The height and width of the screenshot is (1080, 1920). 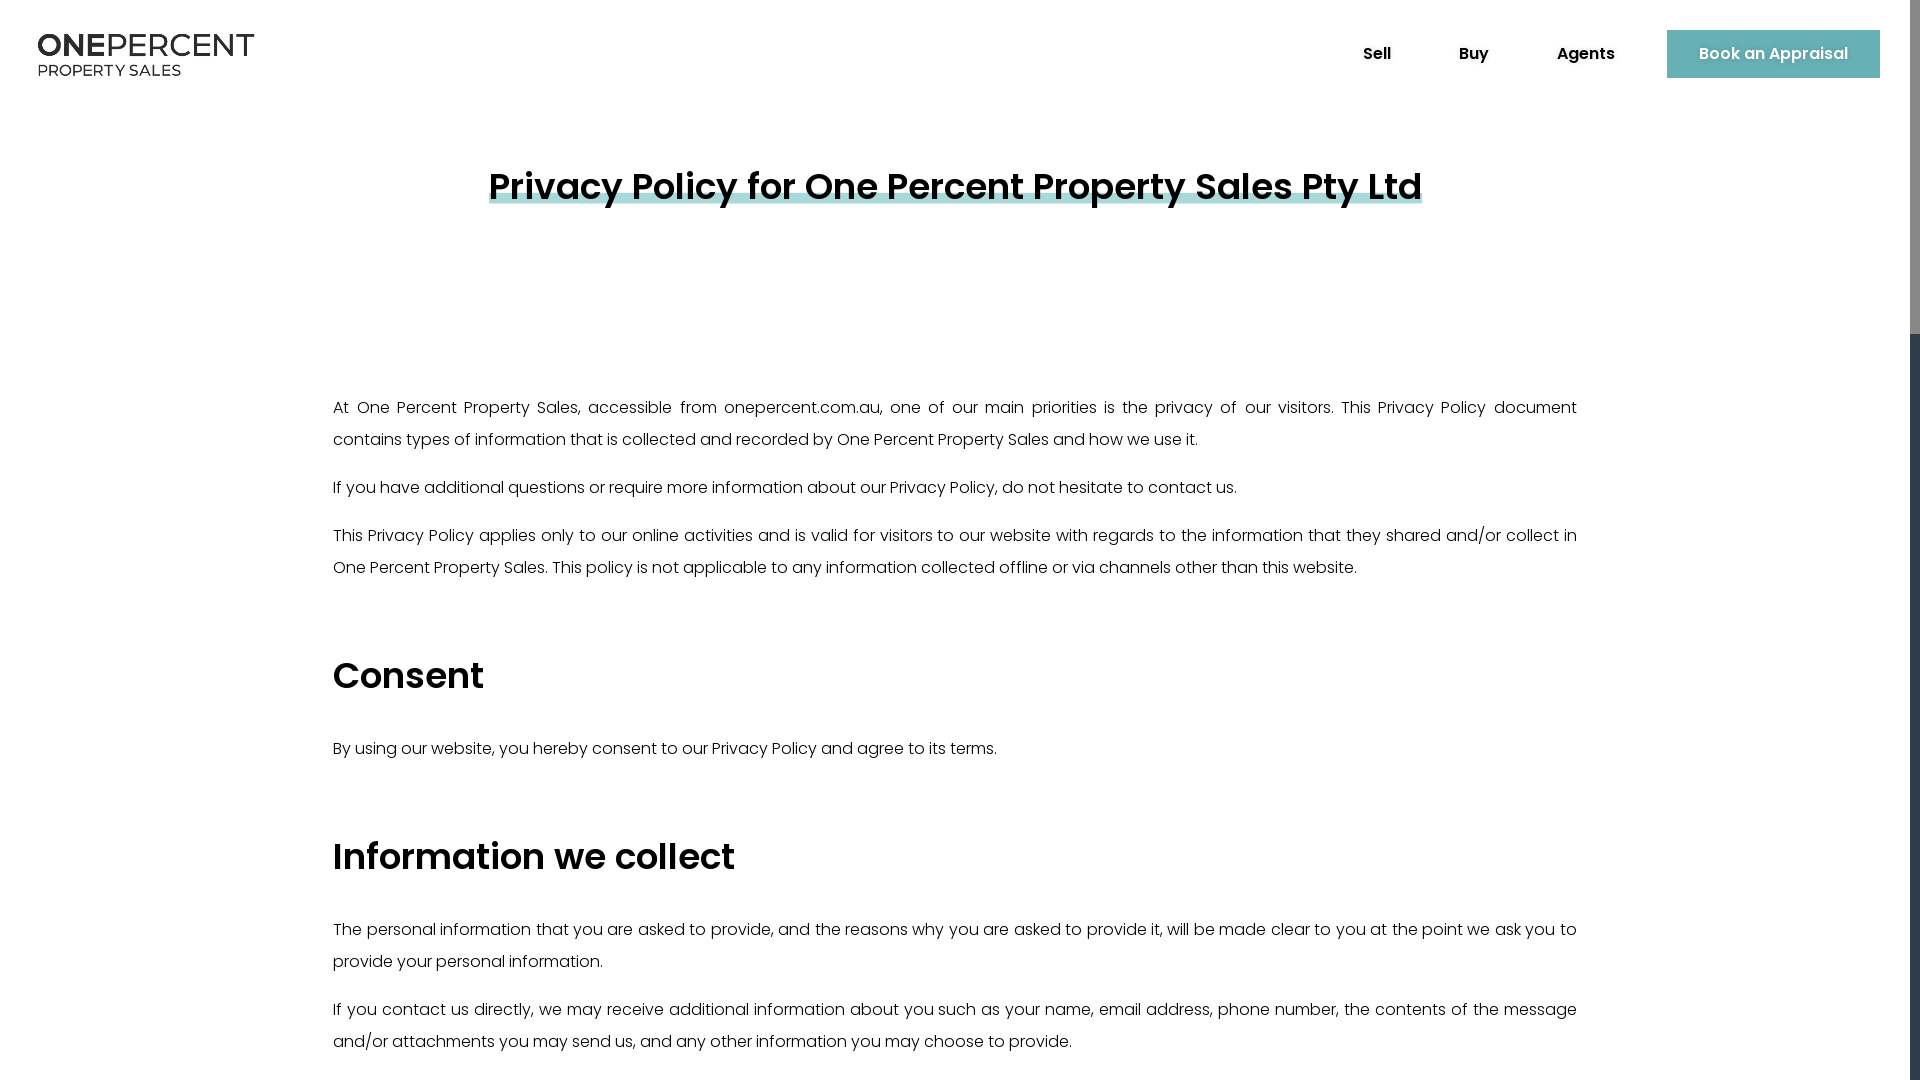 What do you see at coordinates (1666, 53) in the screenshot?
I see `'Book an Appraisal'` at bounding box center [1666, 53].